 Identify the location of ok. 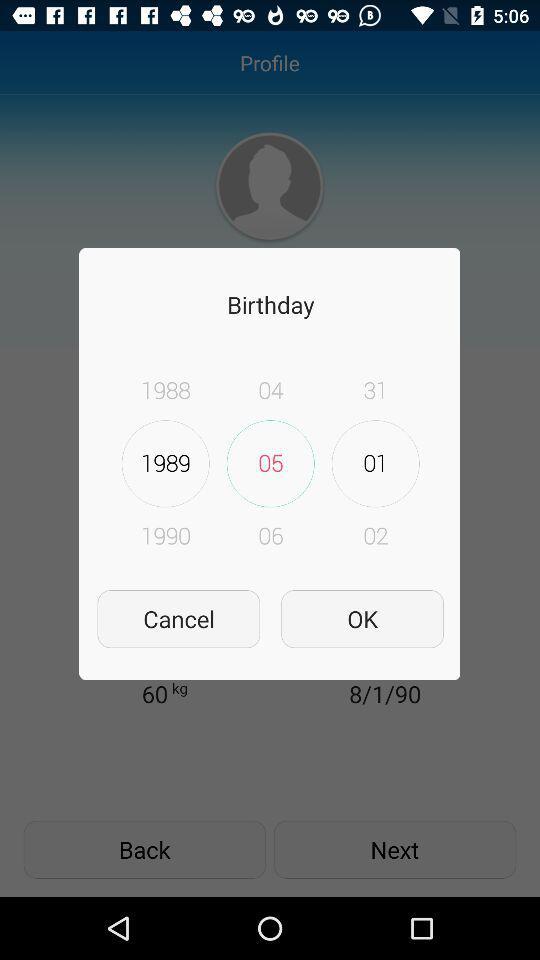
(361, 618).